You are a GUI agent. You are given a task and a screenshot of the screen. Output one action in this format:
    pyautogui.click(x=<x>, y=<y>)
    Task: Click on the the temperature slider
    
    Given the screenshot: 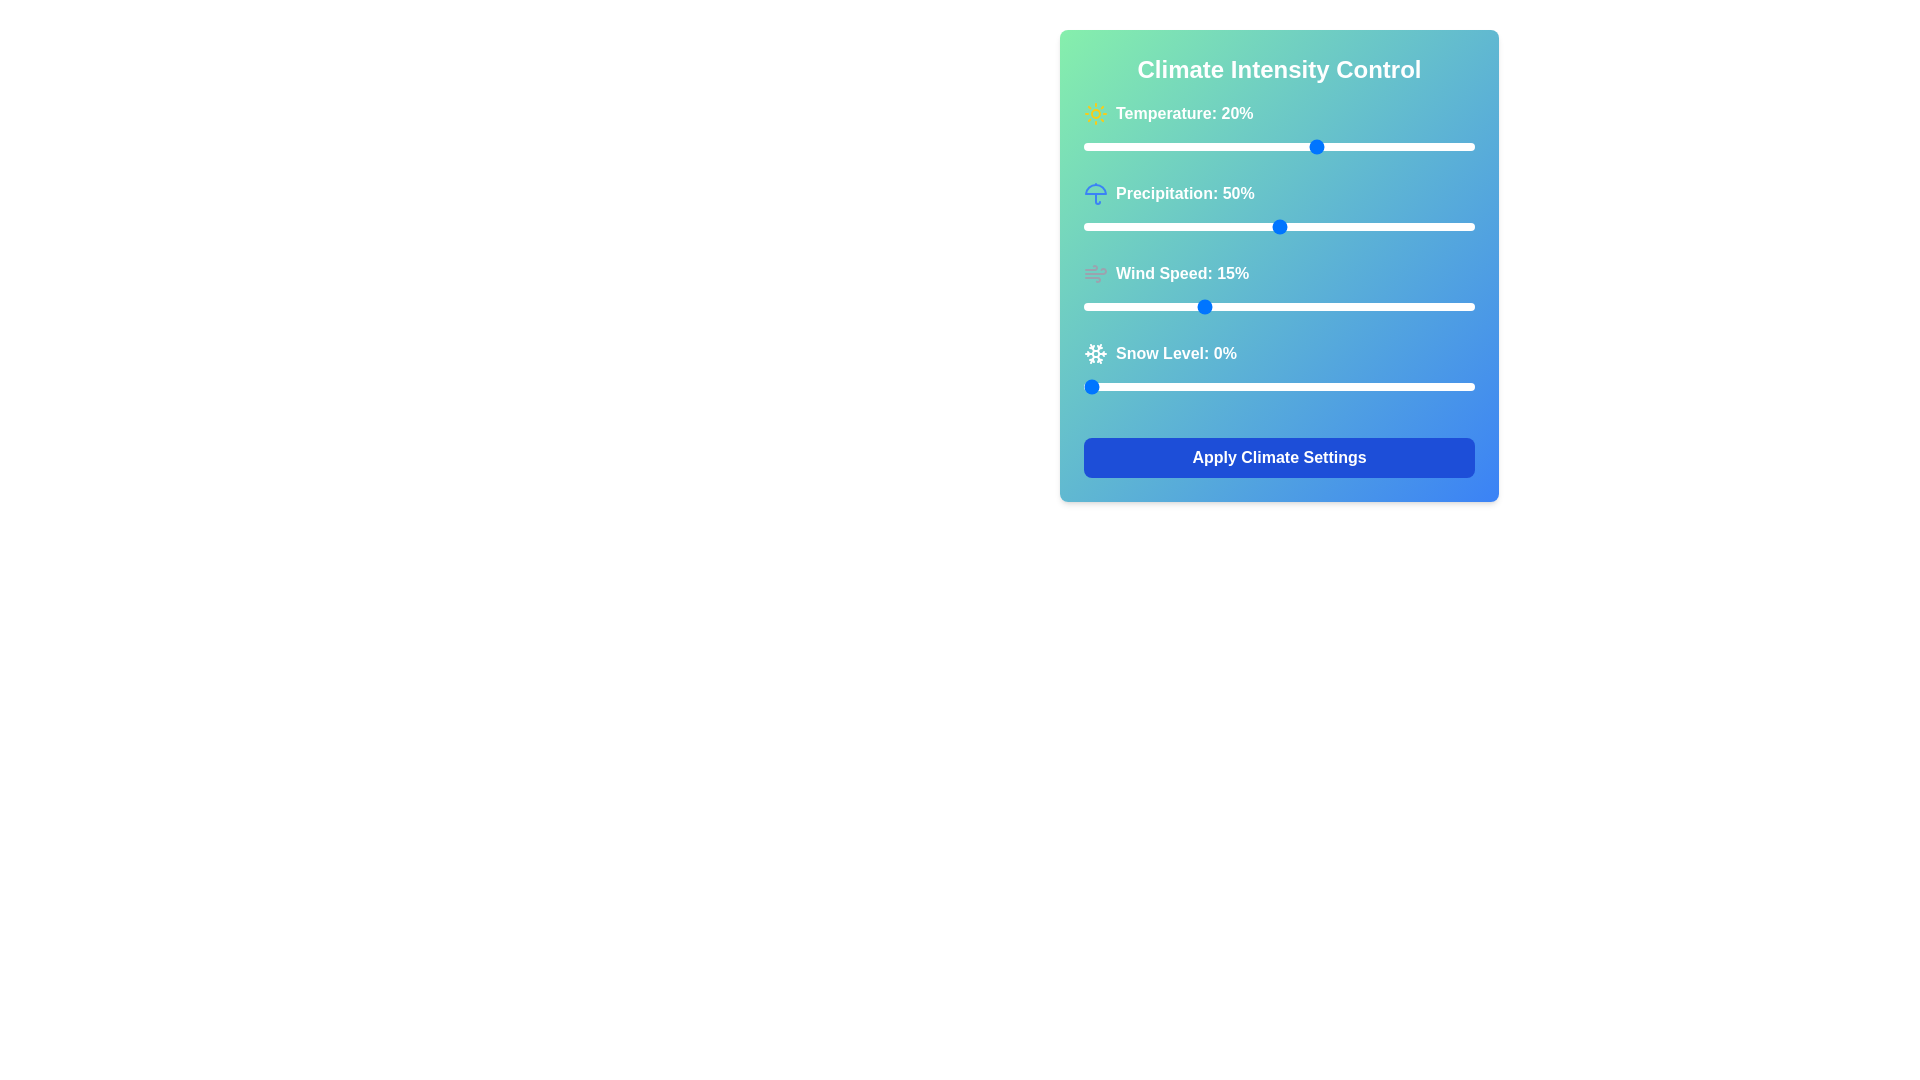 What is the action you would take?
    pyautogui.click(x=1411, y=145)
    